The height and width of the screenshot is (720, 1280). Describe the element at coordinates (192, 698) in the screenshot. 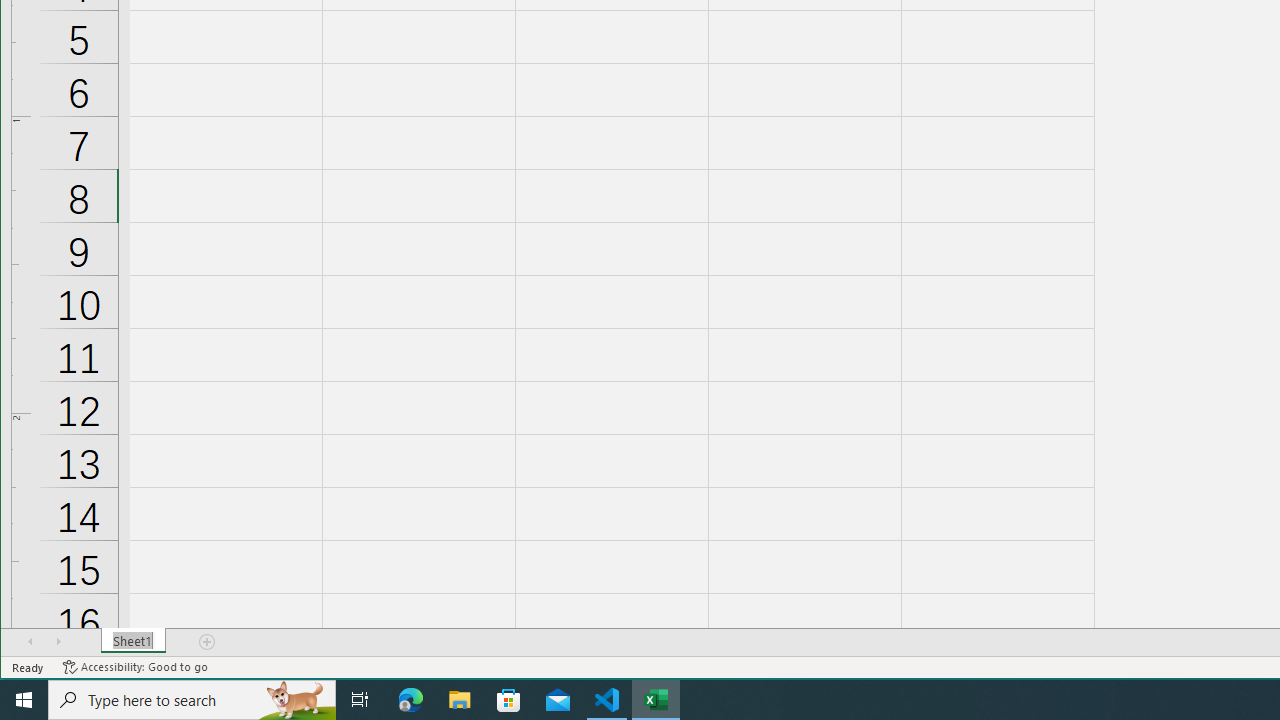

I see `'Type here to search'` at that location.